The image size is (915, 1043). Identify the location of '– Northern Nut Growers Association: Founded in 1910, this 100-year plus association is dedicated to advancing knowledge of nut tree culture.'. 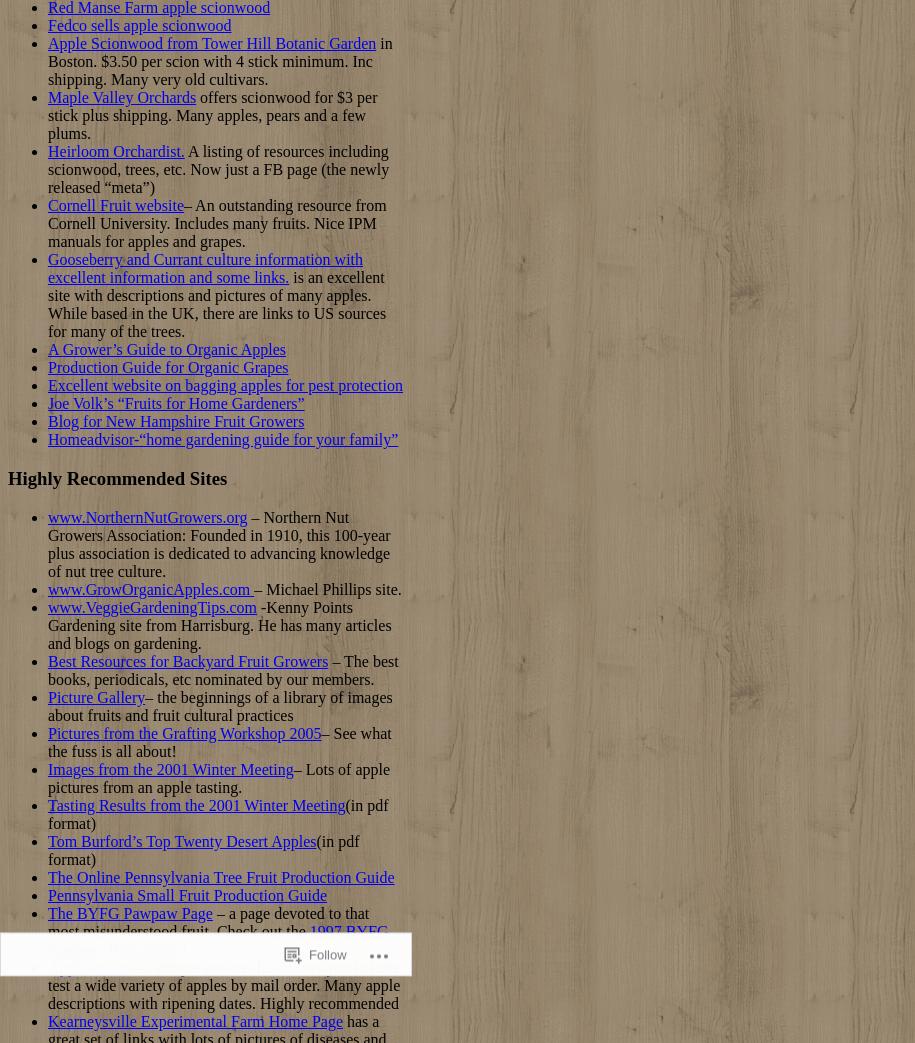
(218, 543).